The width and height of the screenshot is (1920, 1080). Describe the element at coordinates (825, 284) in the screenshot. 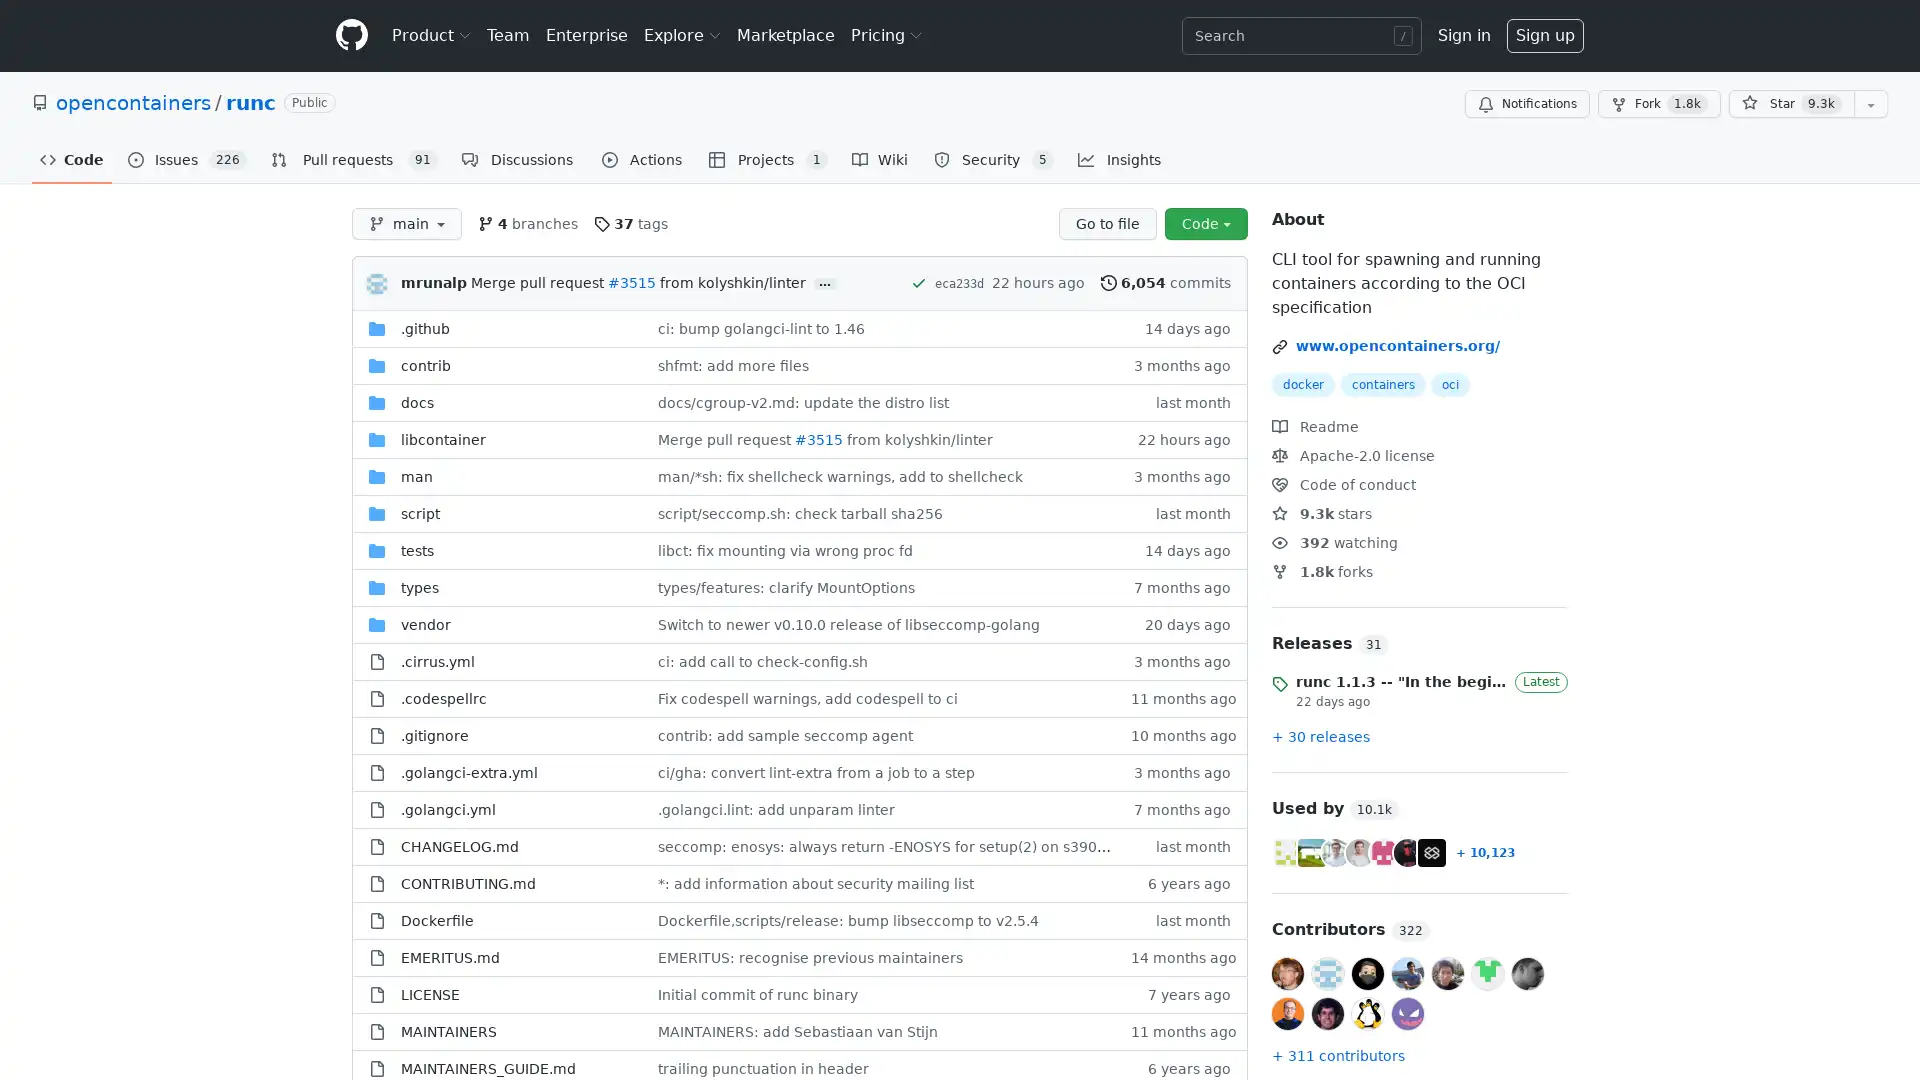

I see `...` at that location.